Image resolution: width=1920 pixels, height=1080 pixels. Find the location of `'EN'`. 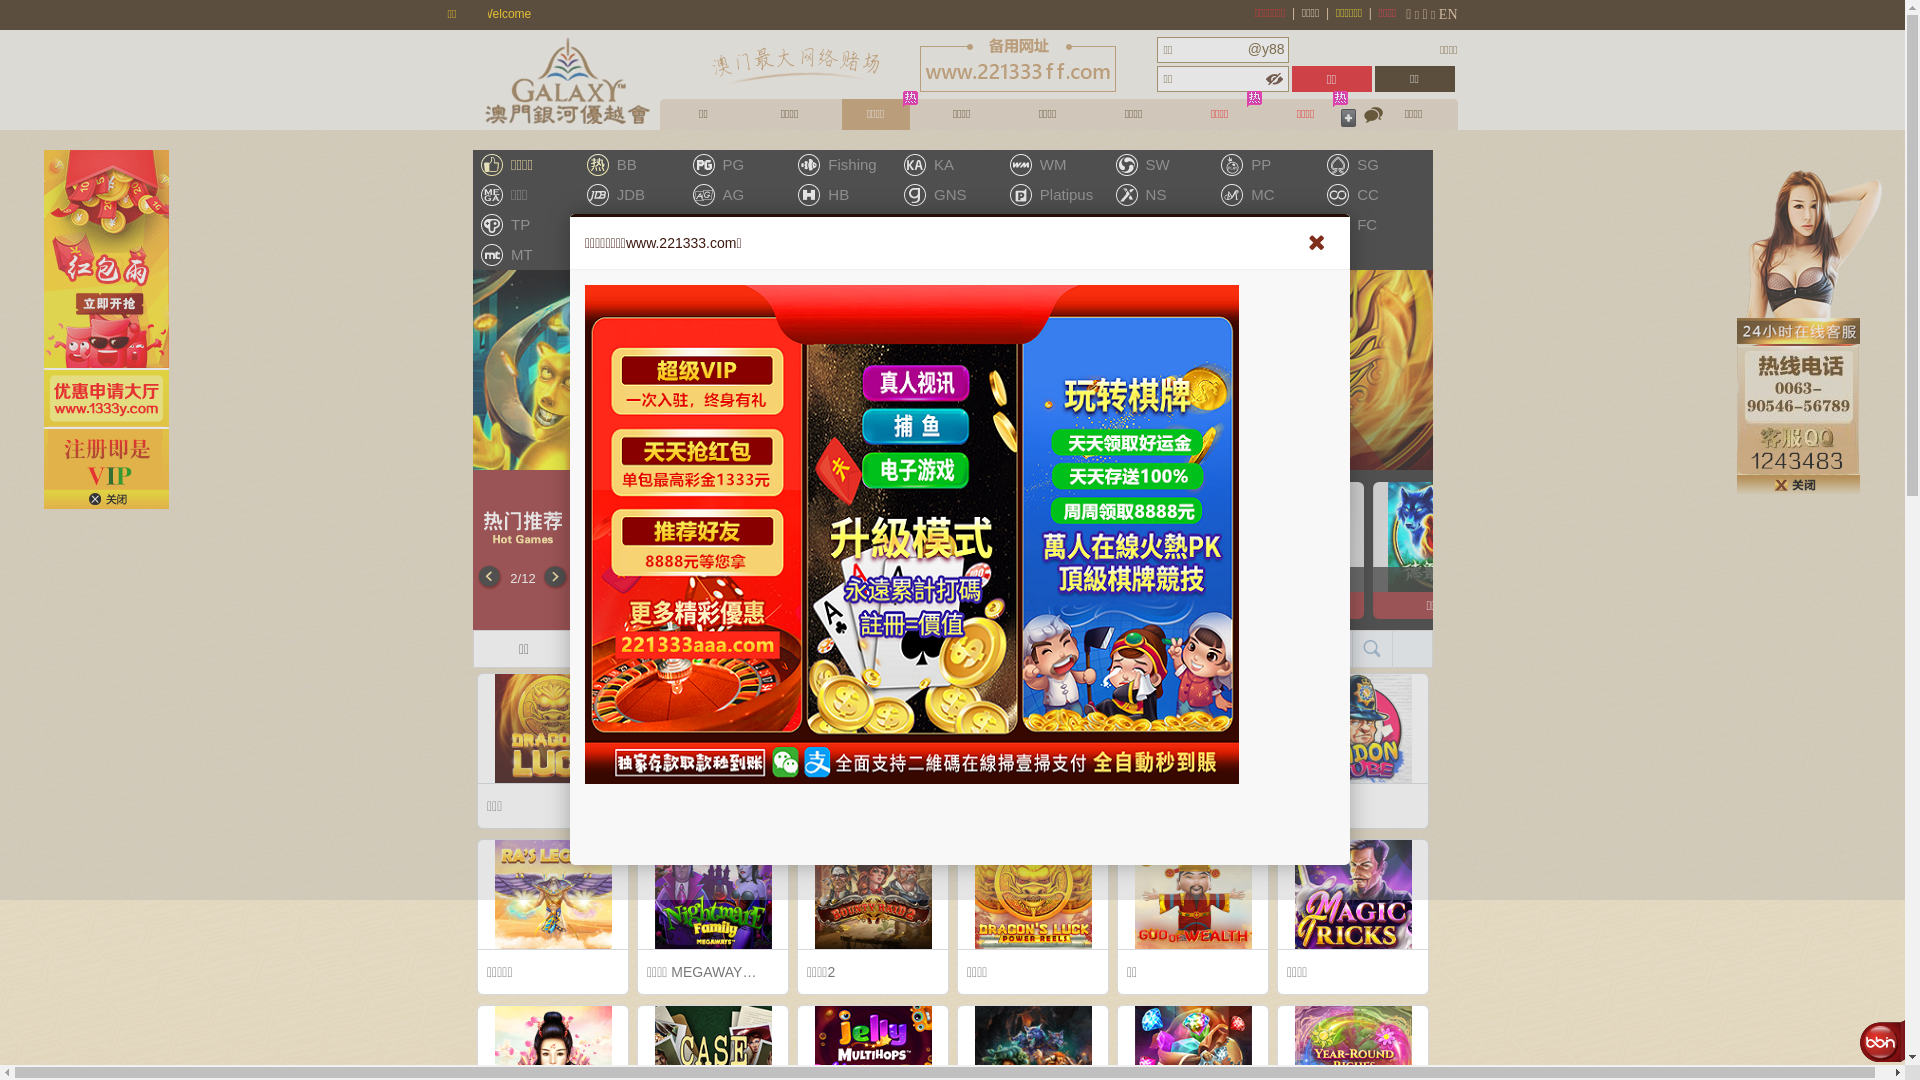

'EN' is located at coordinates (1455, 14).